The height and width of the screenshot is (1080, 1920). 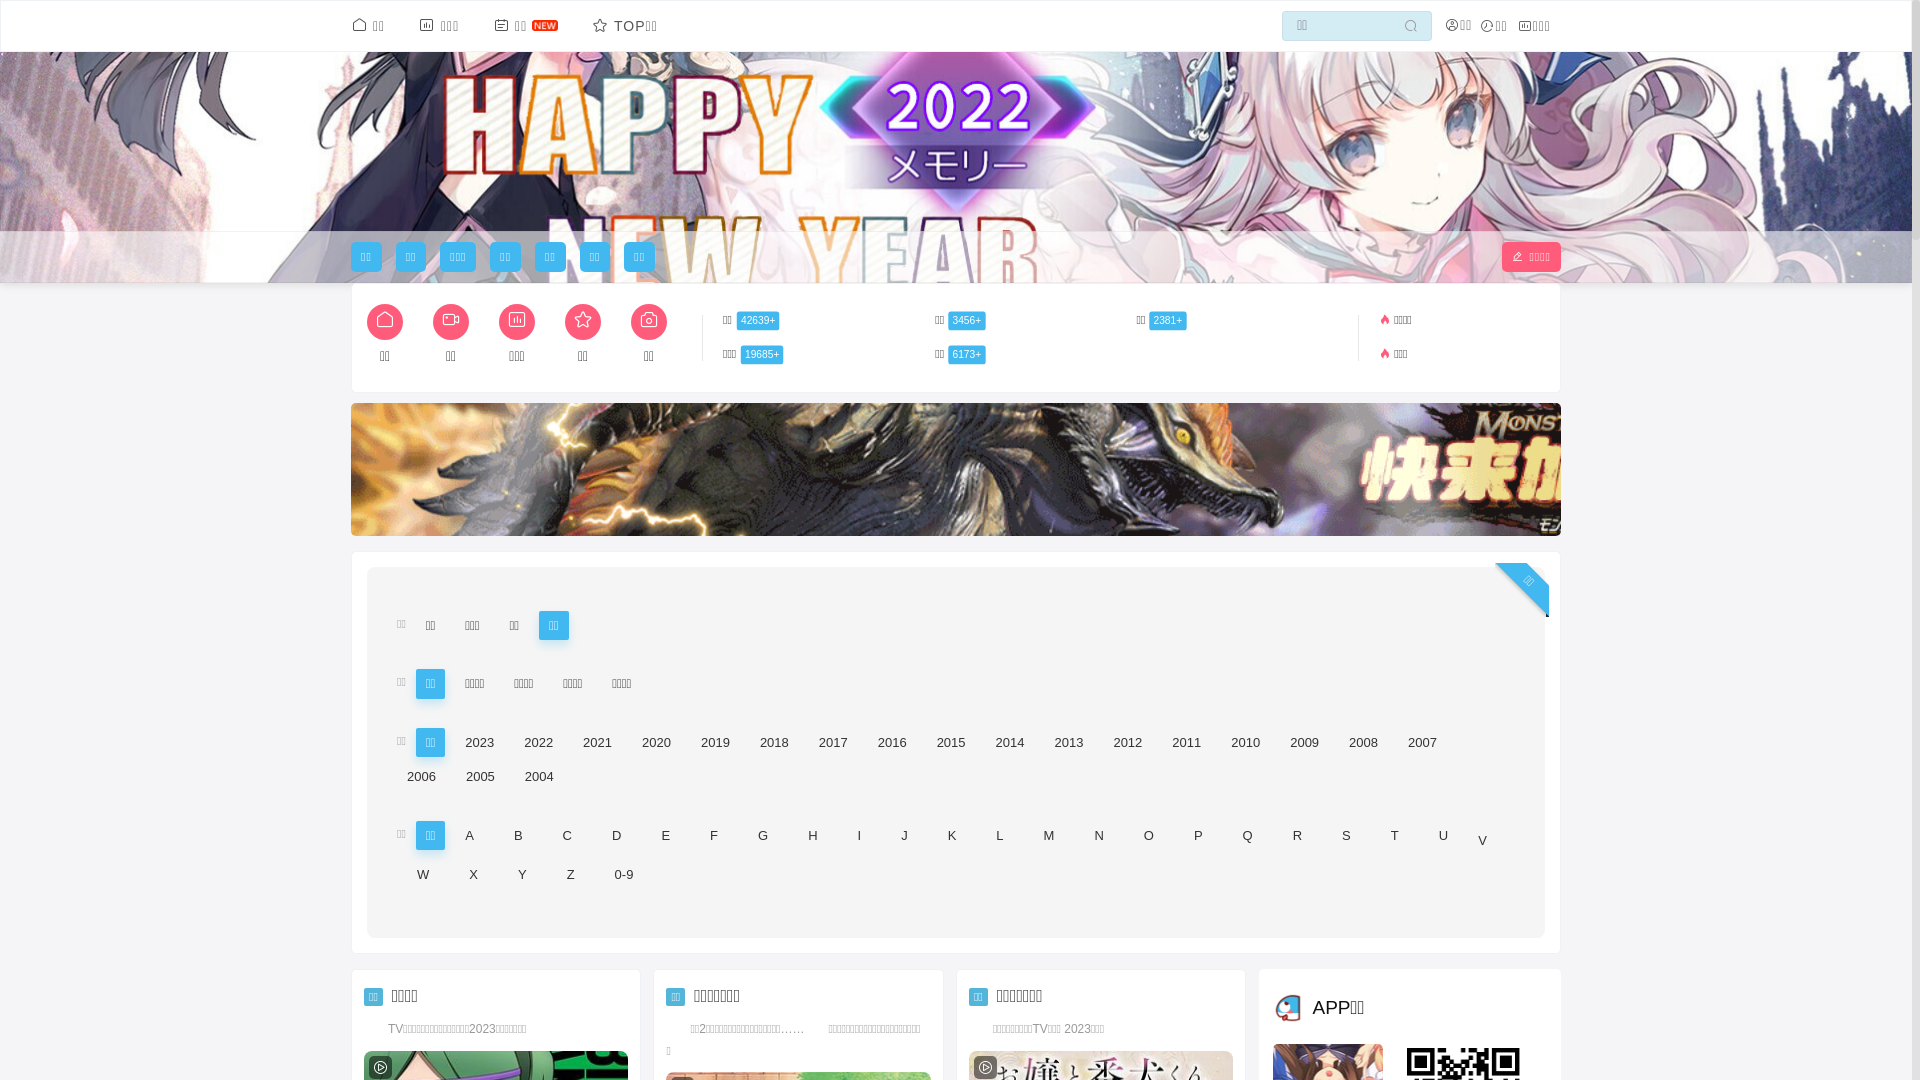 What do you see at coordinates (603, 873) in the screenshot?
I see `'0-9'` at bounding box center [603, 873].